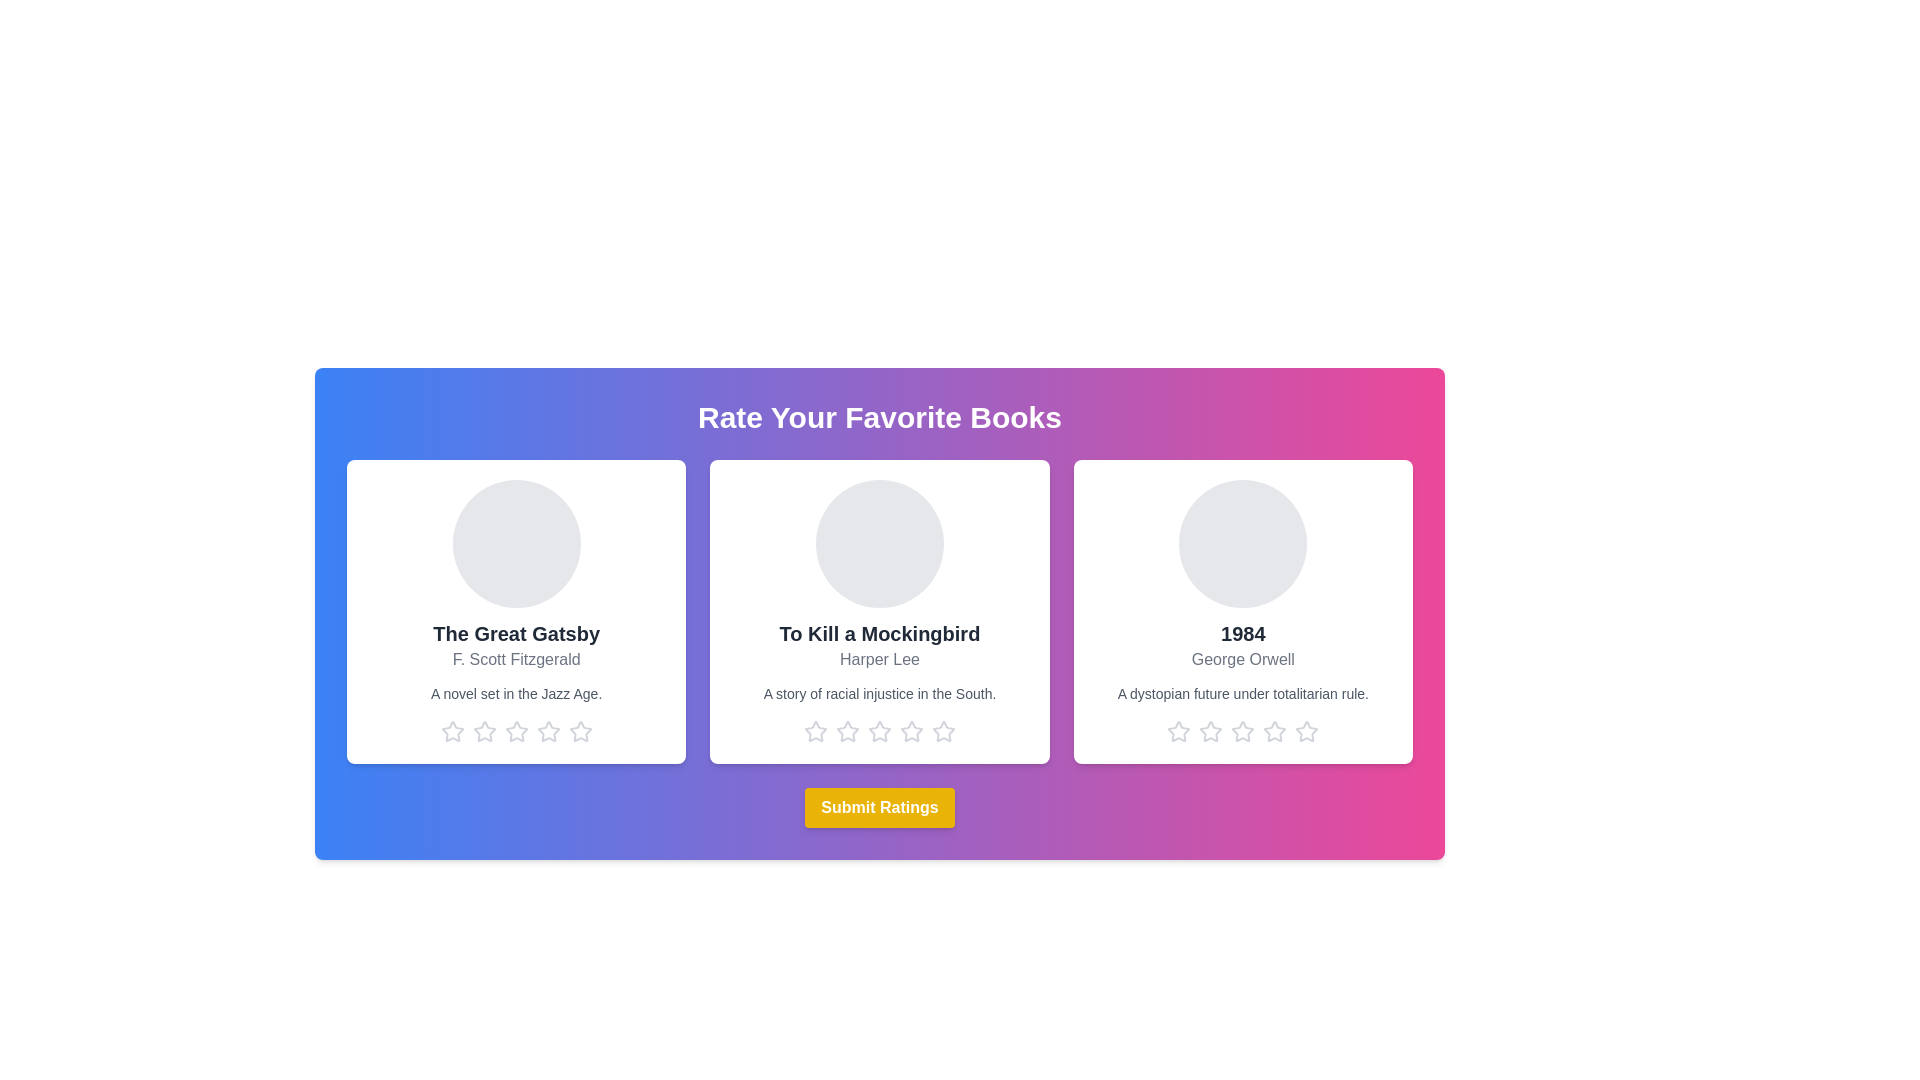 The image size is (1920, 1080). What do you see at coordinates (816, 732) in the screenshot?
I see `the star corresponding to the rating 1 for the book titled To Kill a Mockingbird` at bounding box center [816, 732].